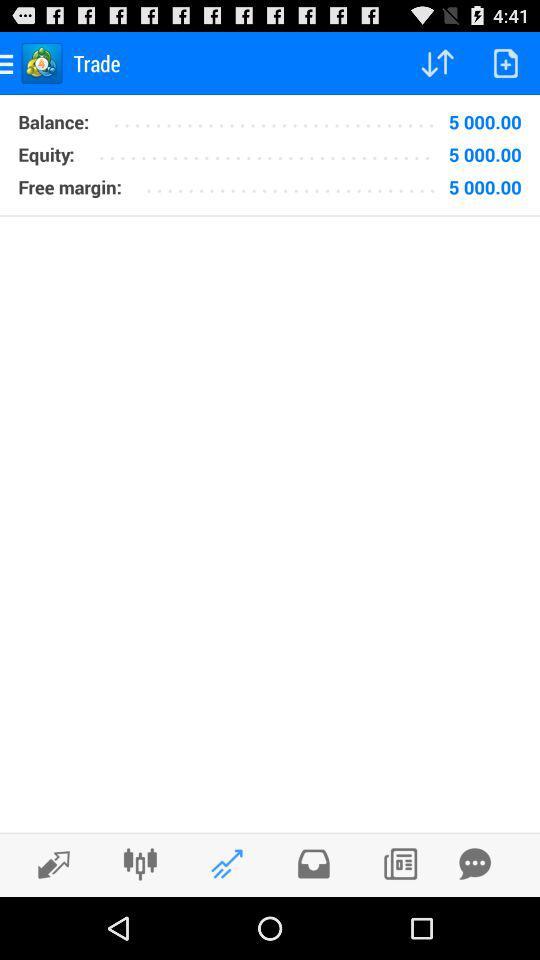 The width and height of the screenshot is (540, 960). What do you see at coordinates (400, 863) in the screenshot?
I see `news` at bounding box center [400, 863].